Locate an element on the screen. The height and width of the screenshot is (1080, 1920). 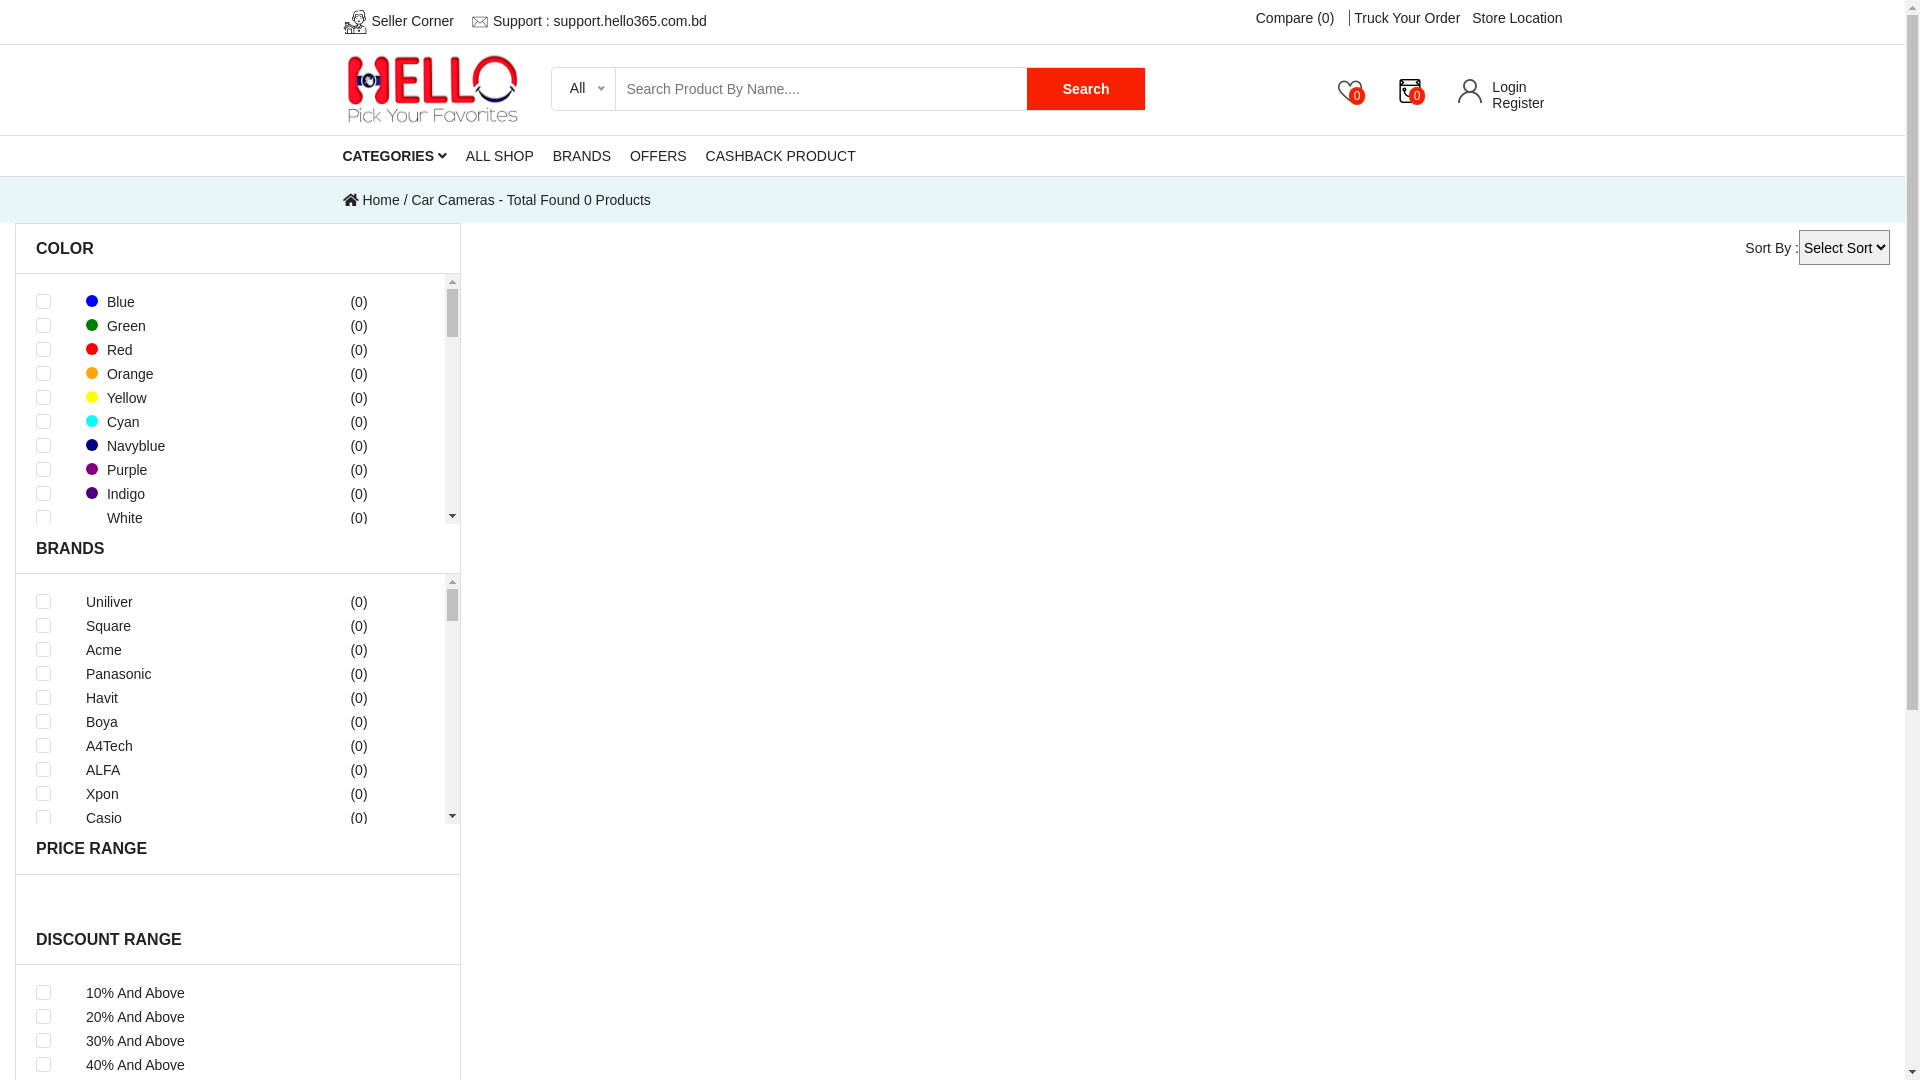
'Login is located at coordinates (1501, 95).